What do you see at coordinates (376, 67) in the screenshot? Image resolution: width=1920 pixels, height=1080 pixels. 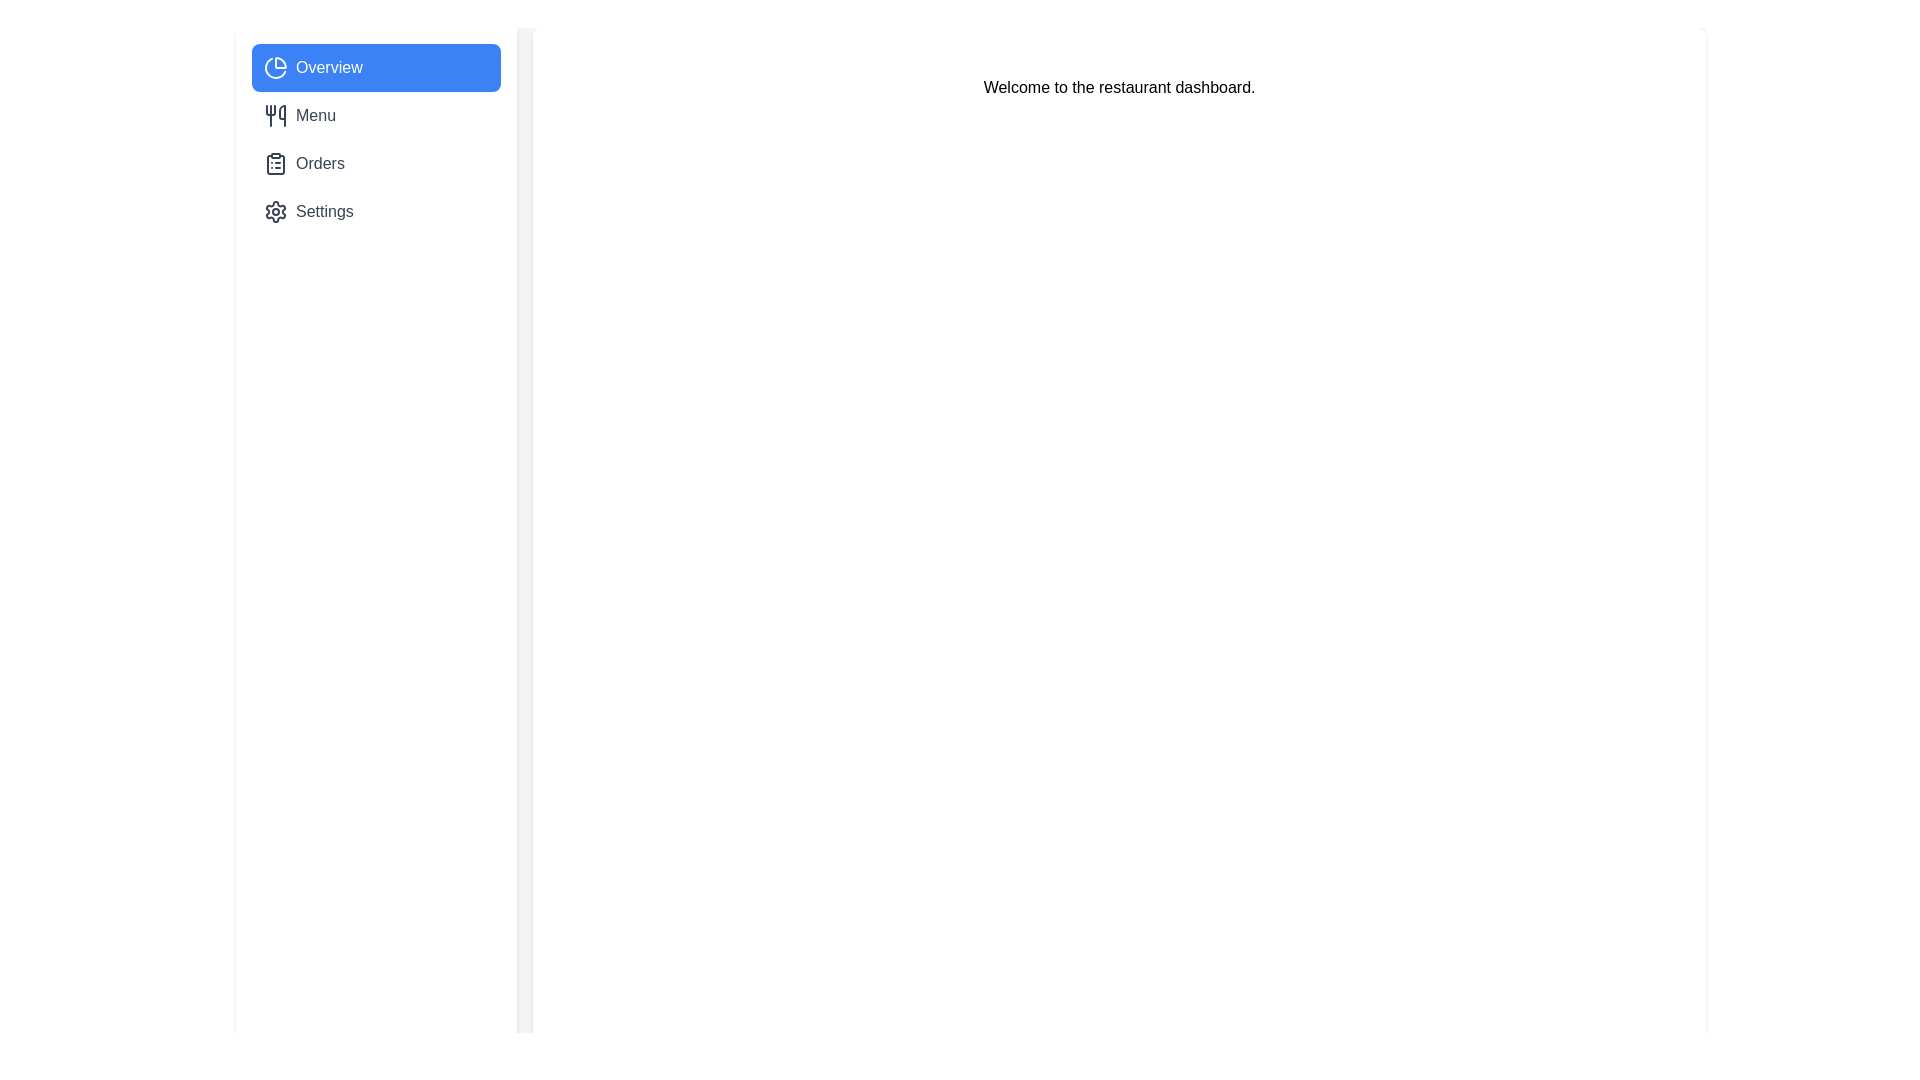 I see `the first button in the vertically stacked list on the left-hand side of the interface` at bounding box center [376, 67].